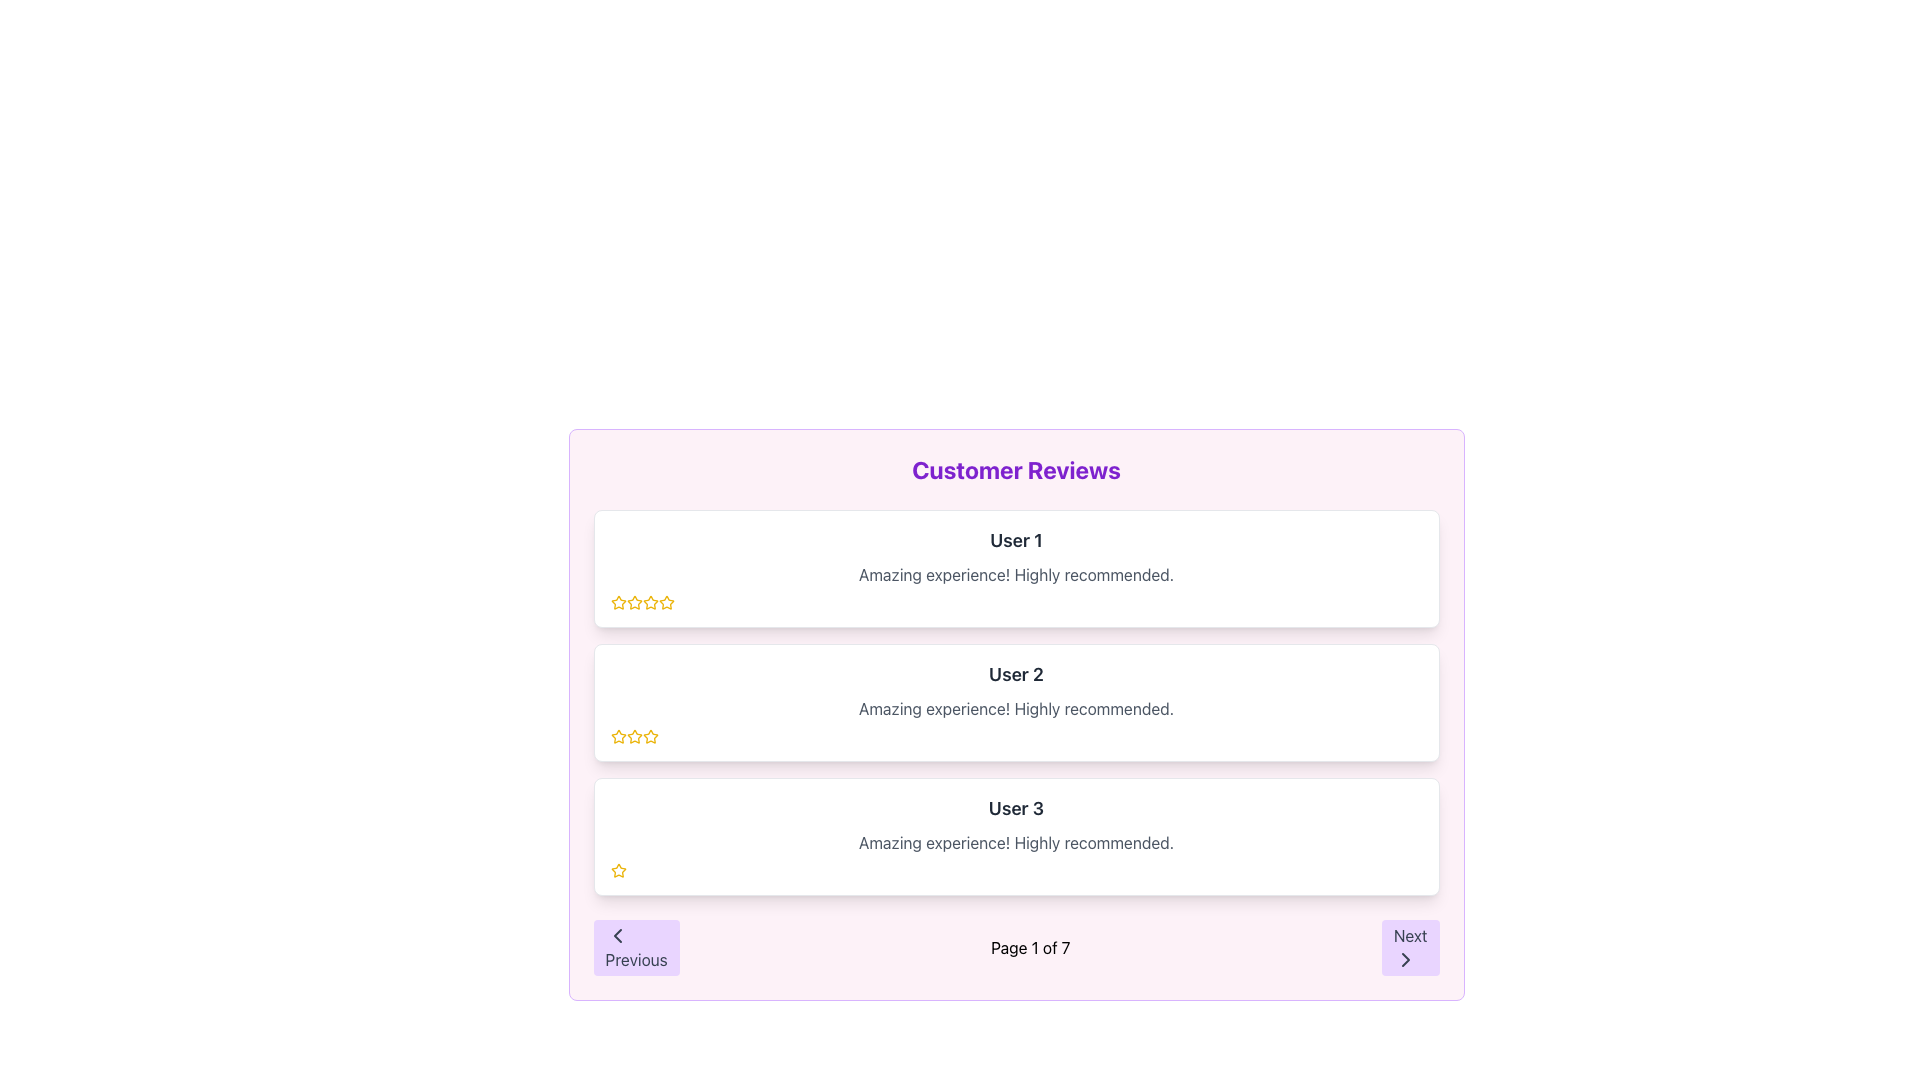  Describe the element at coordinates (617, 601) in the screenshot. I see `the first star in the rating bar of the first review section` at that location.